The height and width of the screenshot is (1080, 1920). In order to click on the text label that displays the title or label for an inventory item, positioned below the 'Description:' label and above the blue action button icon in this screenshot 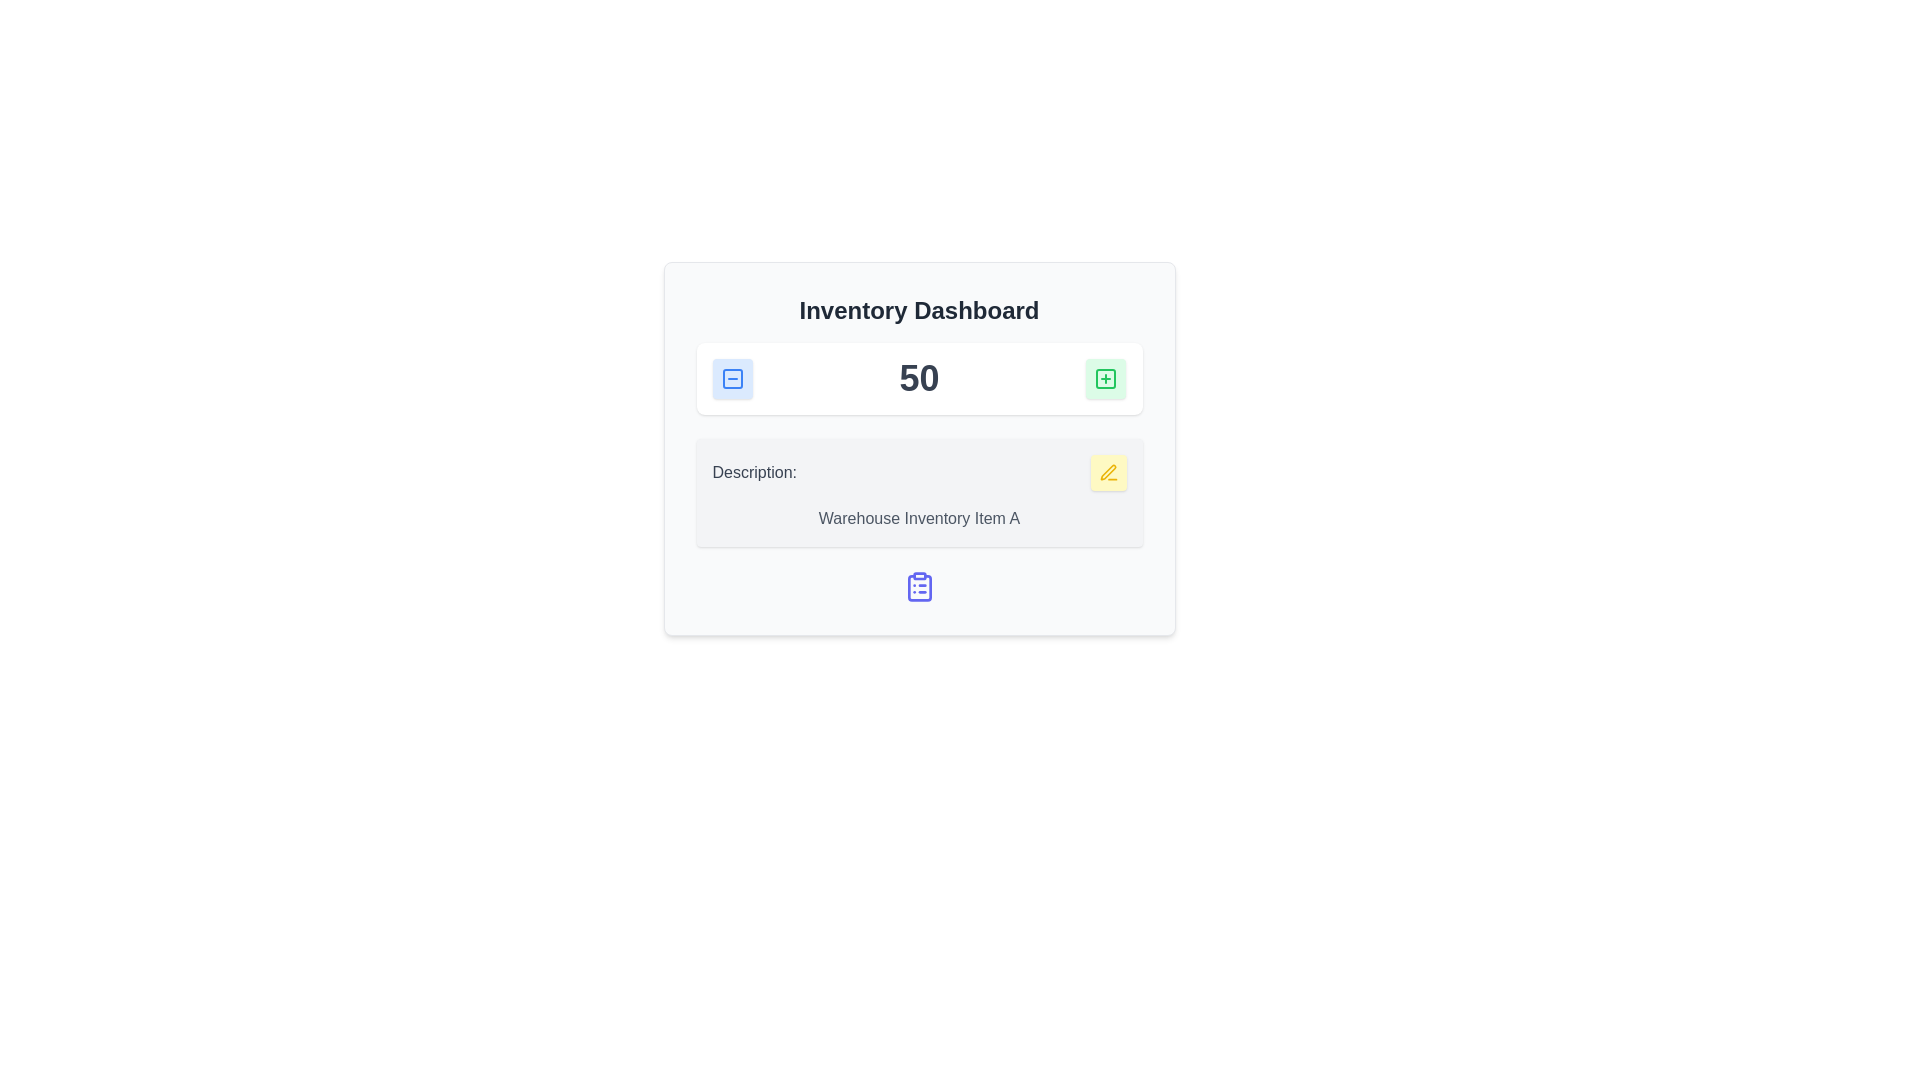, I will do `click(918, 518)`.